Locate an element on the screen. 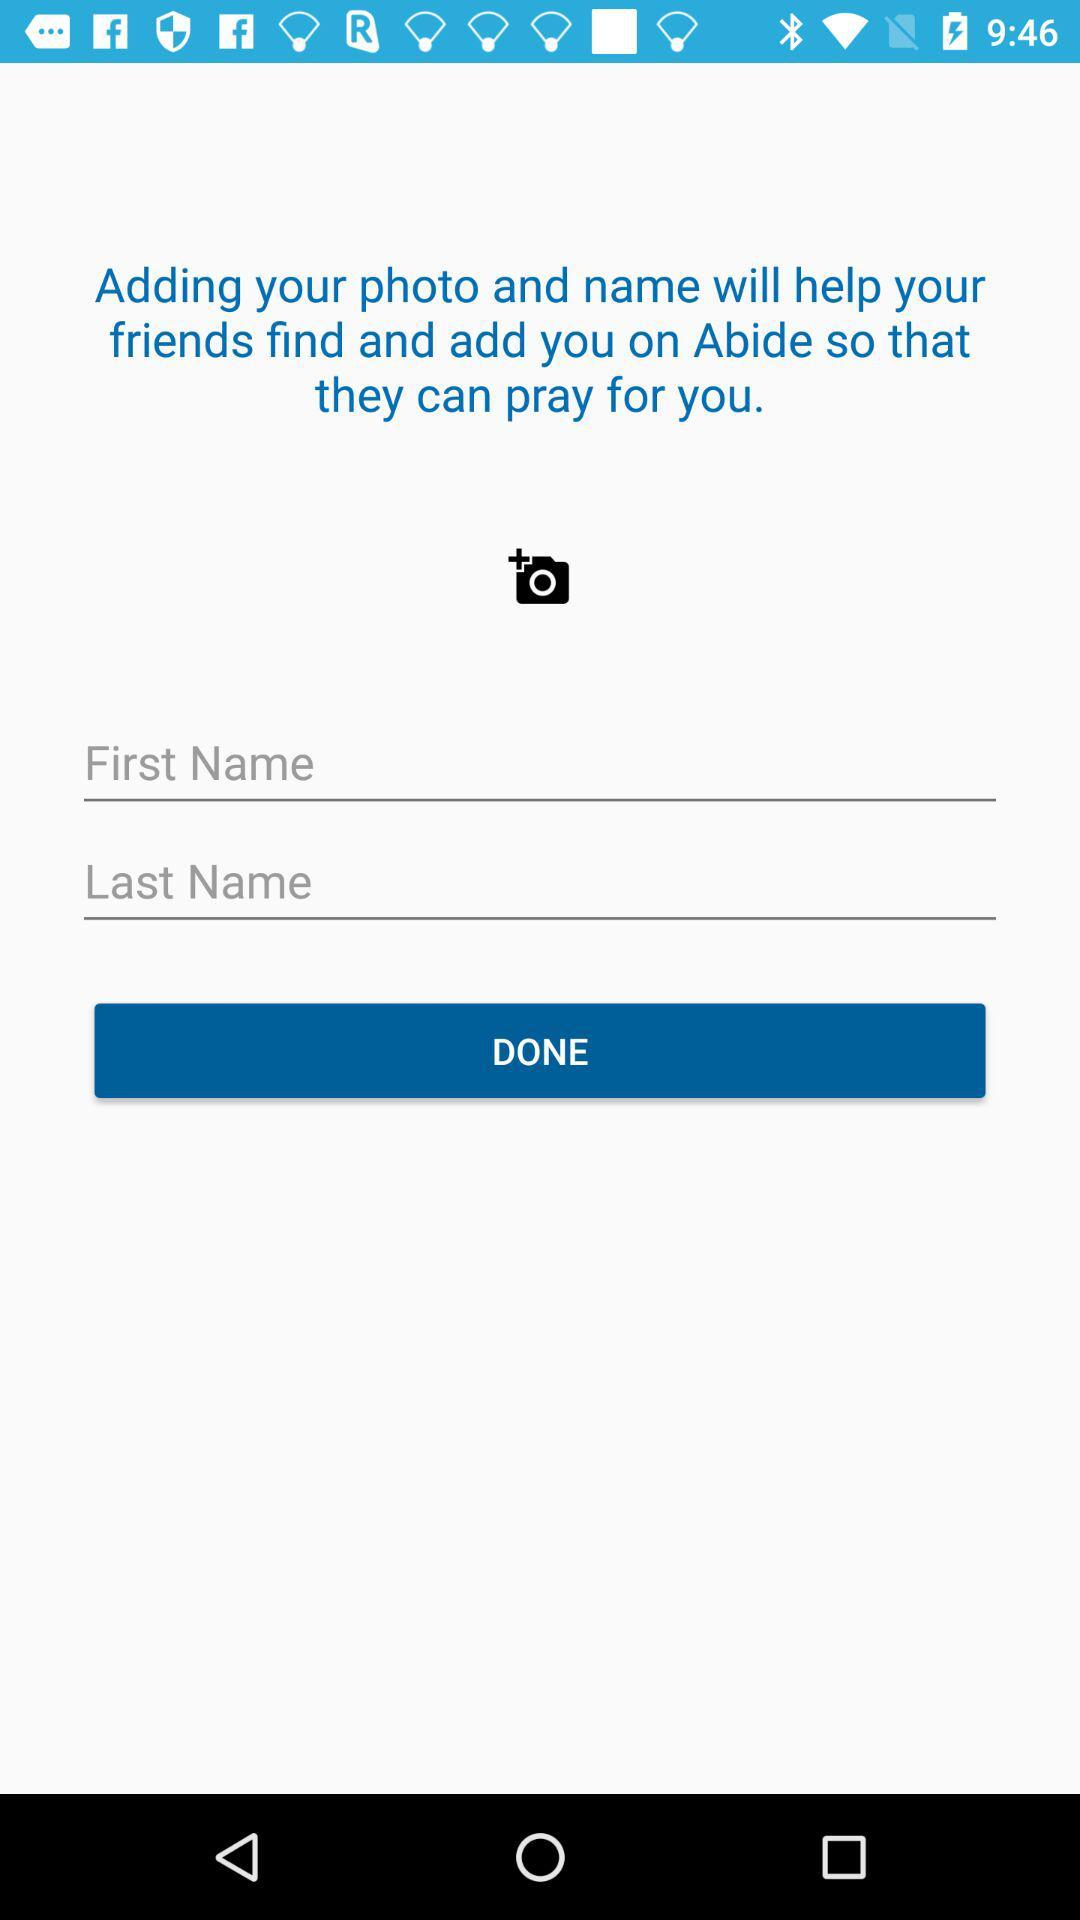  icon below adding your photo is located at coordinates (540, 576).